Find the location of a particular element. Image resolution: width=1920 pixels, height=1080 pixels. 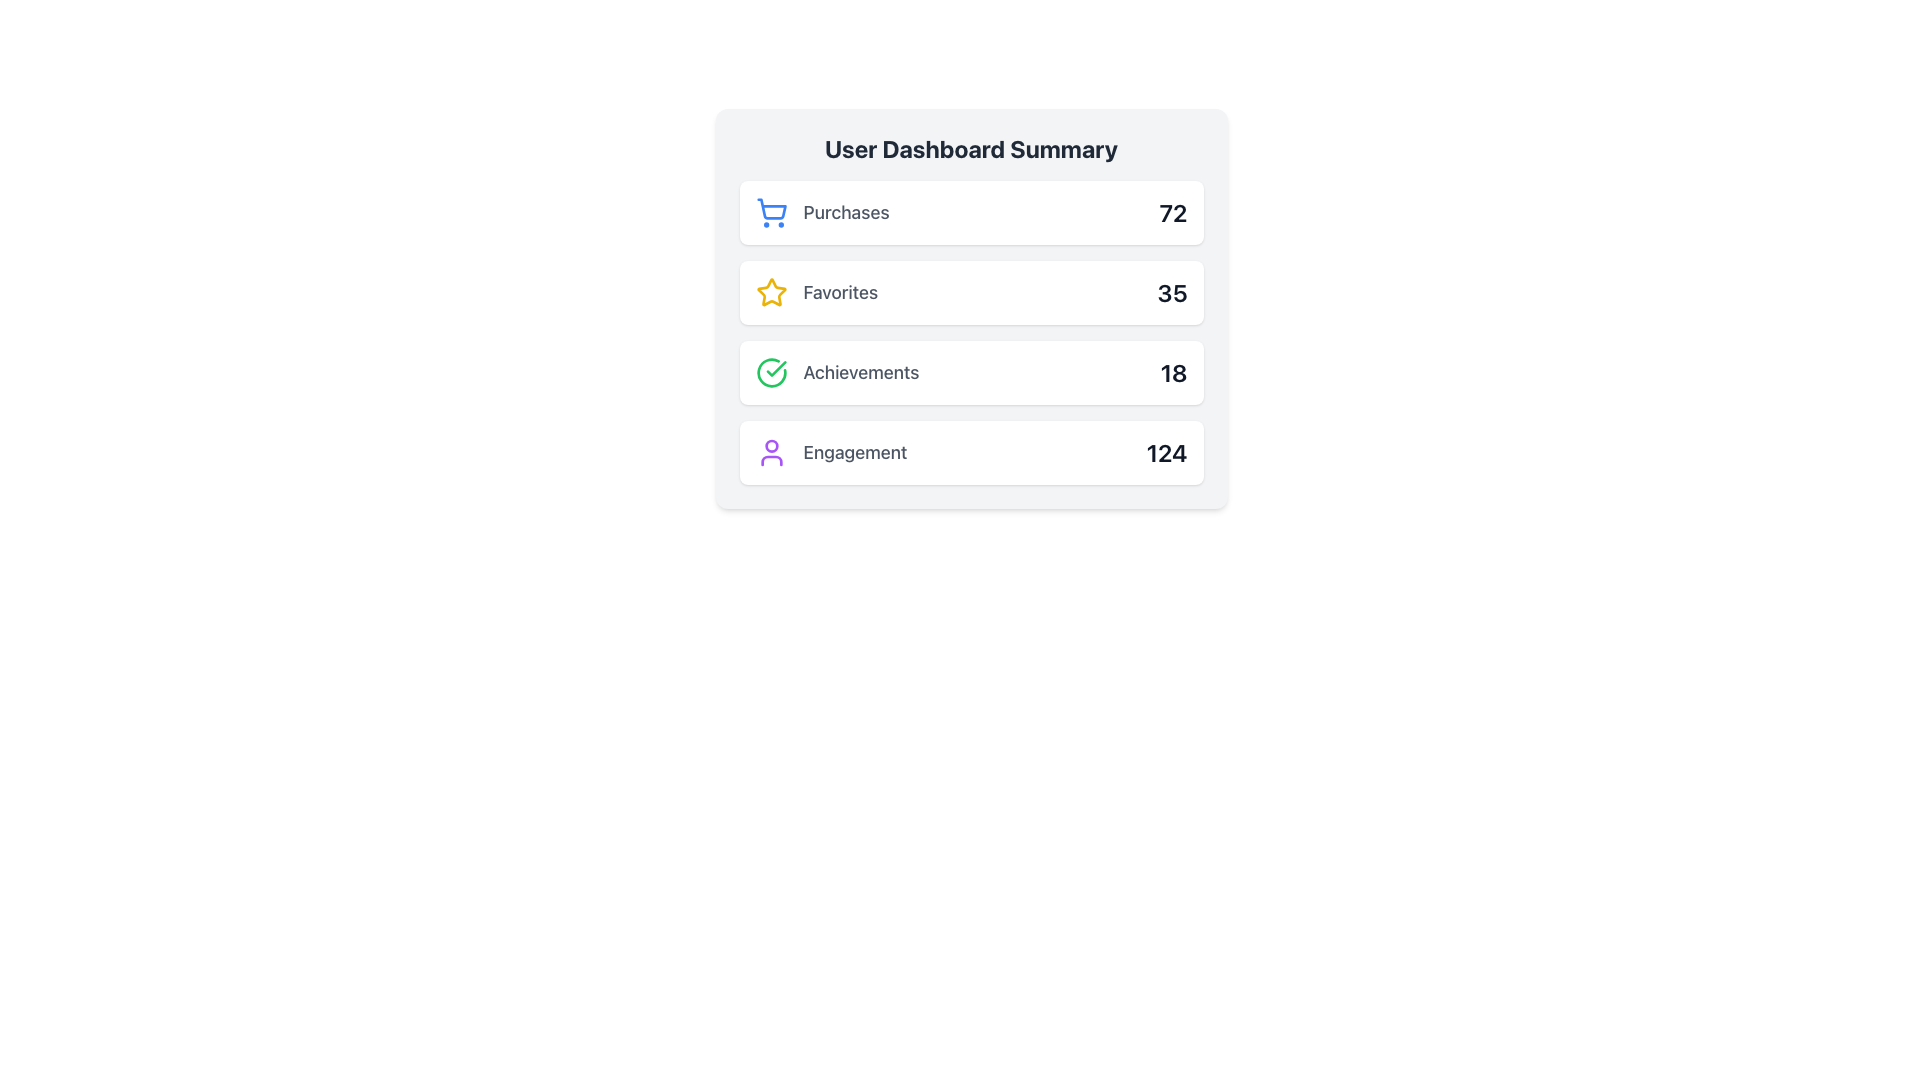

the achievement summary label with icon located in the second item of the dashboard summary card, positioned between the 'Favorites' and 'Engagement' sections is located at coordinates (837, 373).